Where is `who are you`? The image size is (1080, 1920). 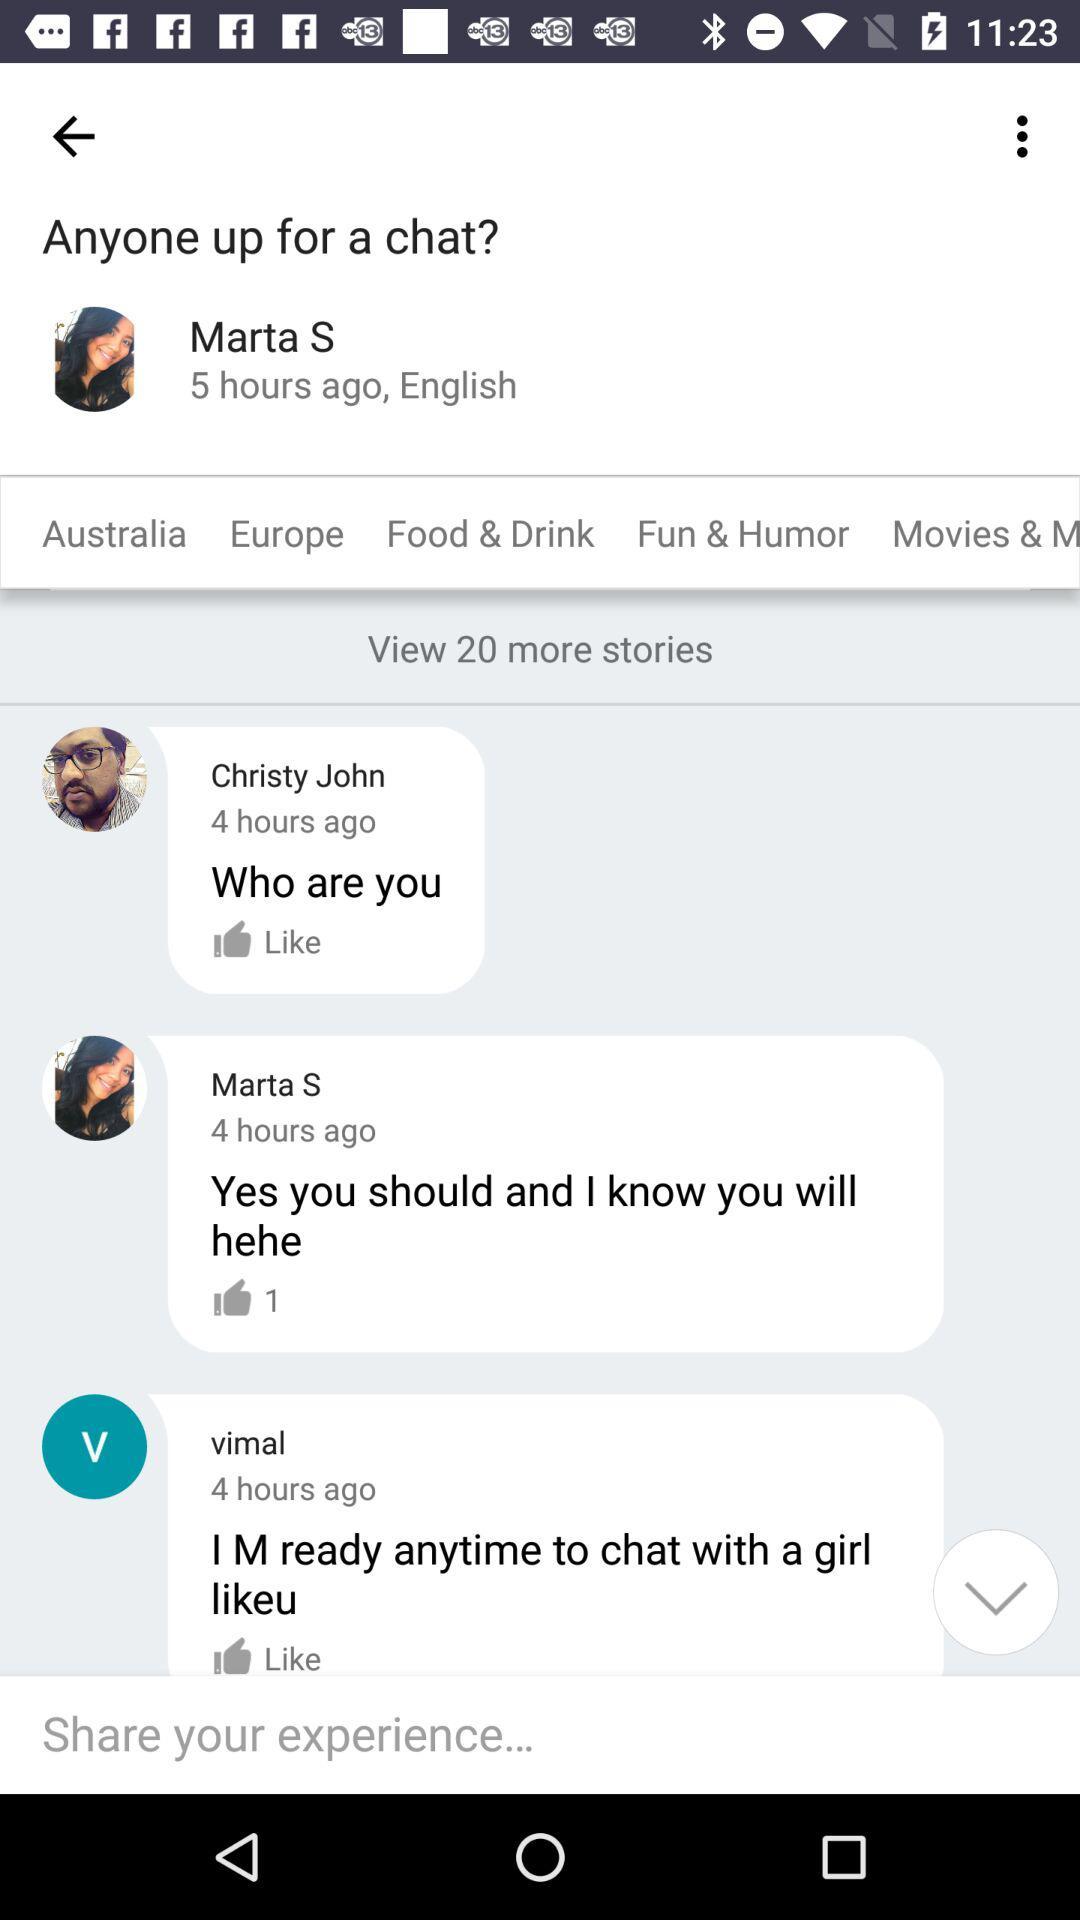
who are you is located at coordinates (326, 880).